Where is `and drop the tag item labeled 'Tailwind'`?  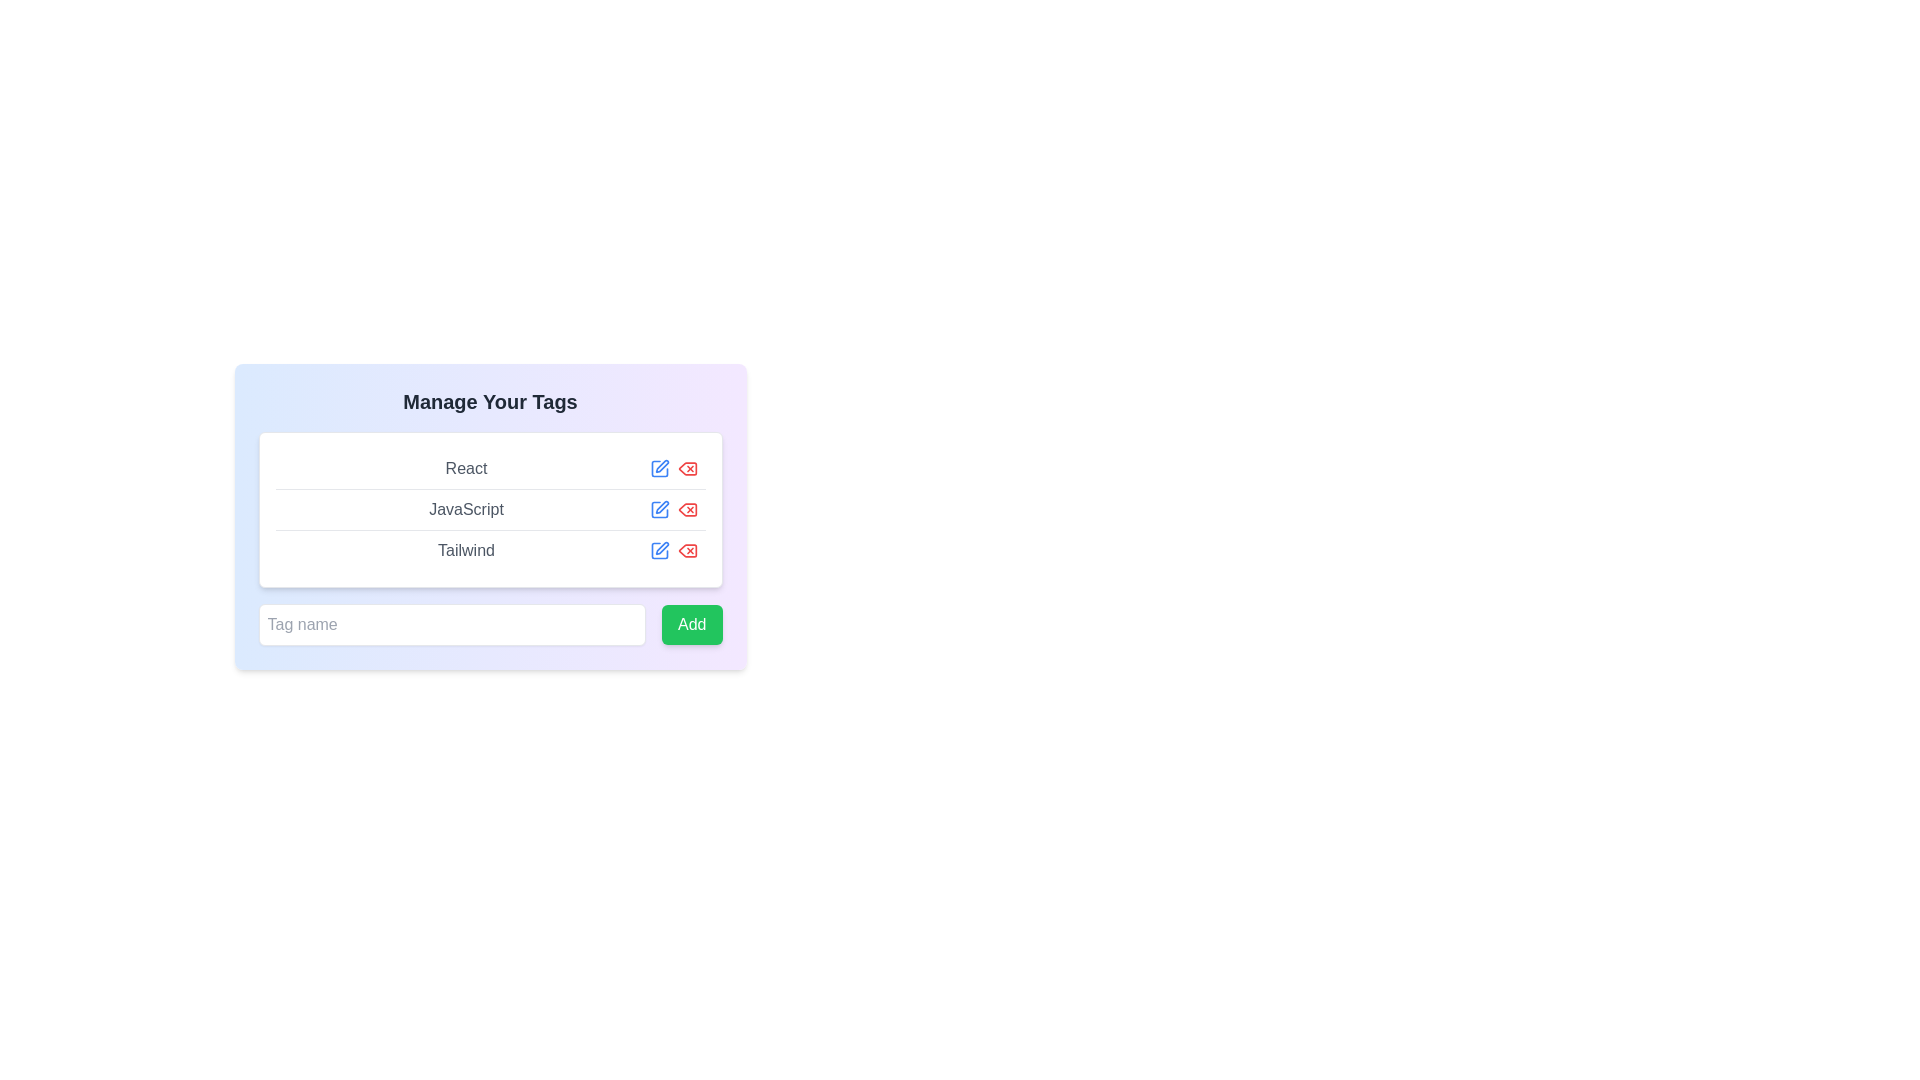 and drop the tag item labeled 'Tailwind' is located at coordinates (490, 550).